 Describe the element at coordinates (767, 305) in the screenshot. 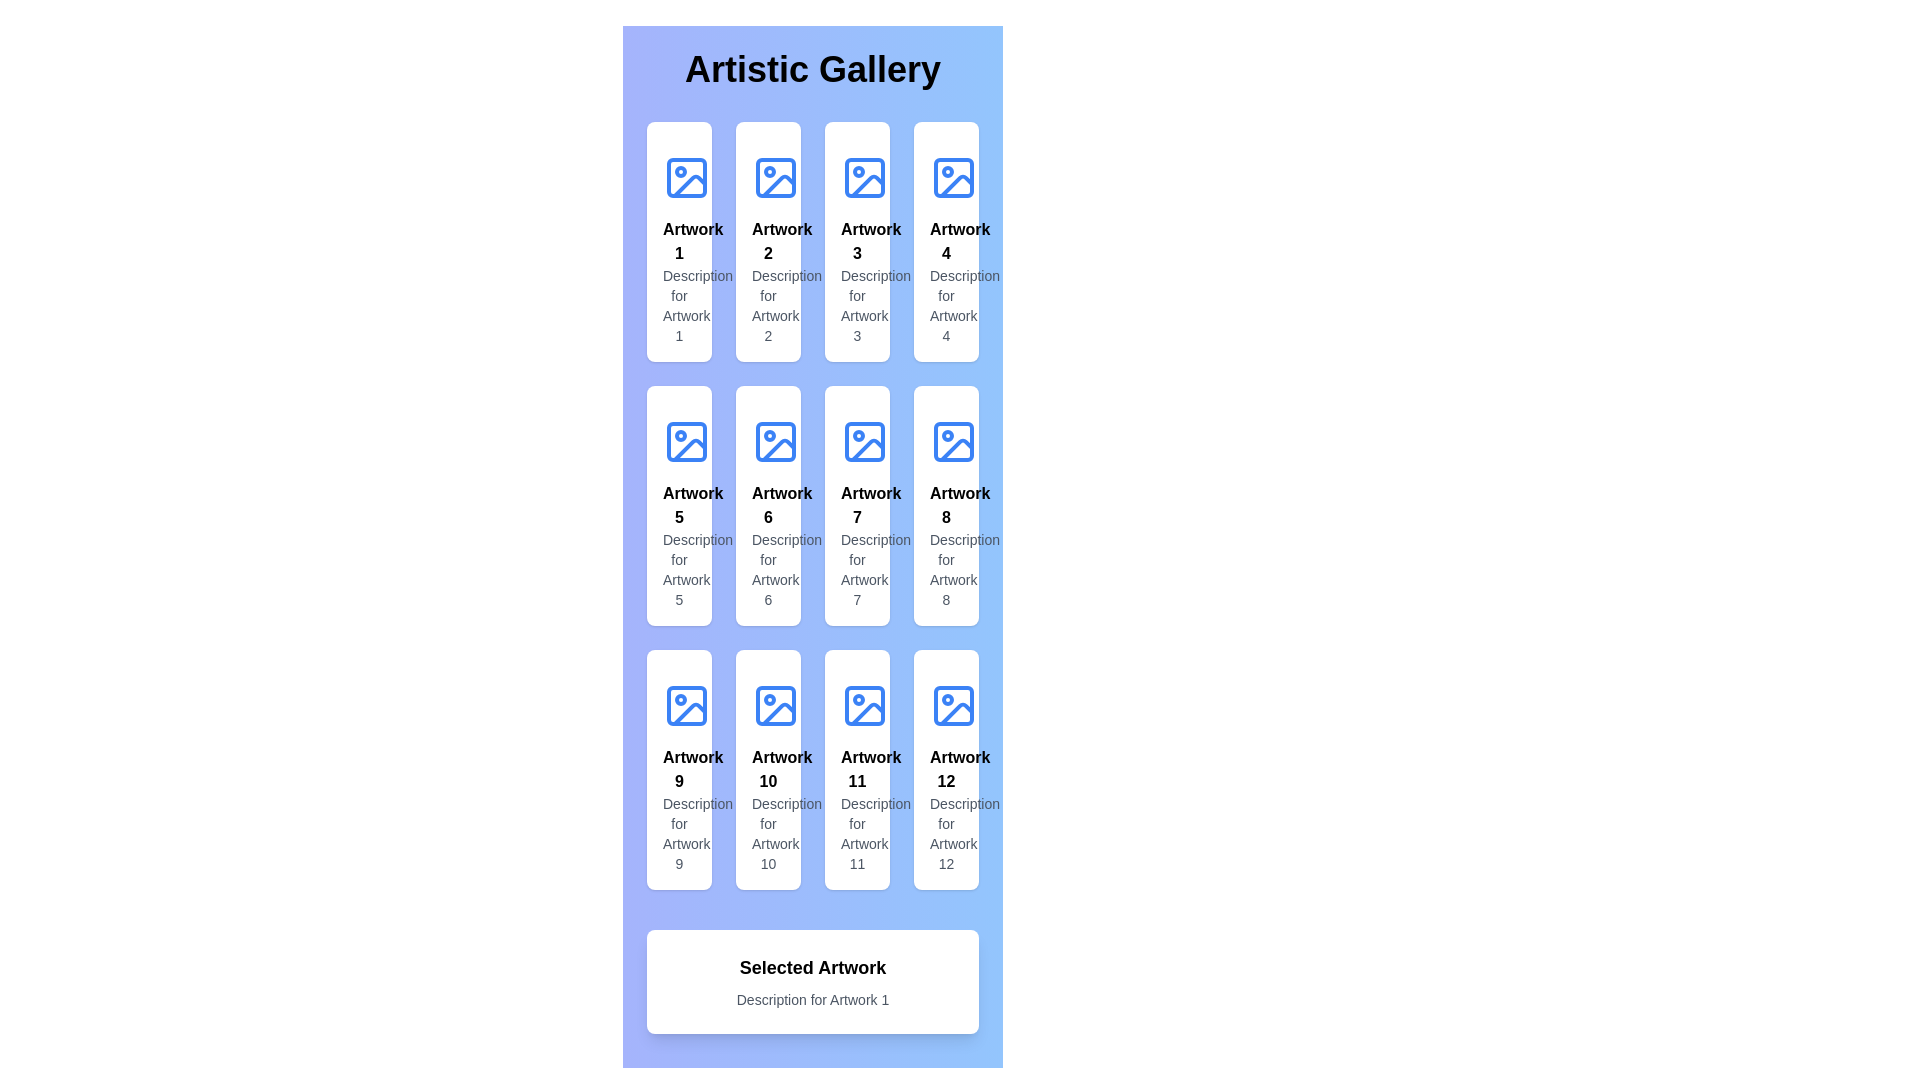

I see `the text label displaying 'Description for Artwork 2', which is styled in a small, centered, gray font and located below the title 'Artwork 2'` at that location.